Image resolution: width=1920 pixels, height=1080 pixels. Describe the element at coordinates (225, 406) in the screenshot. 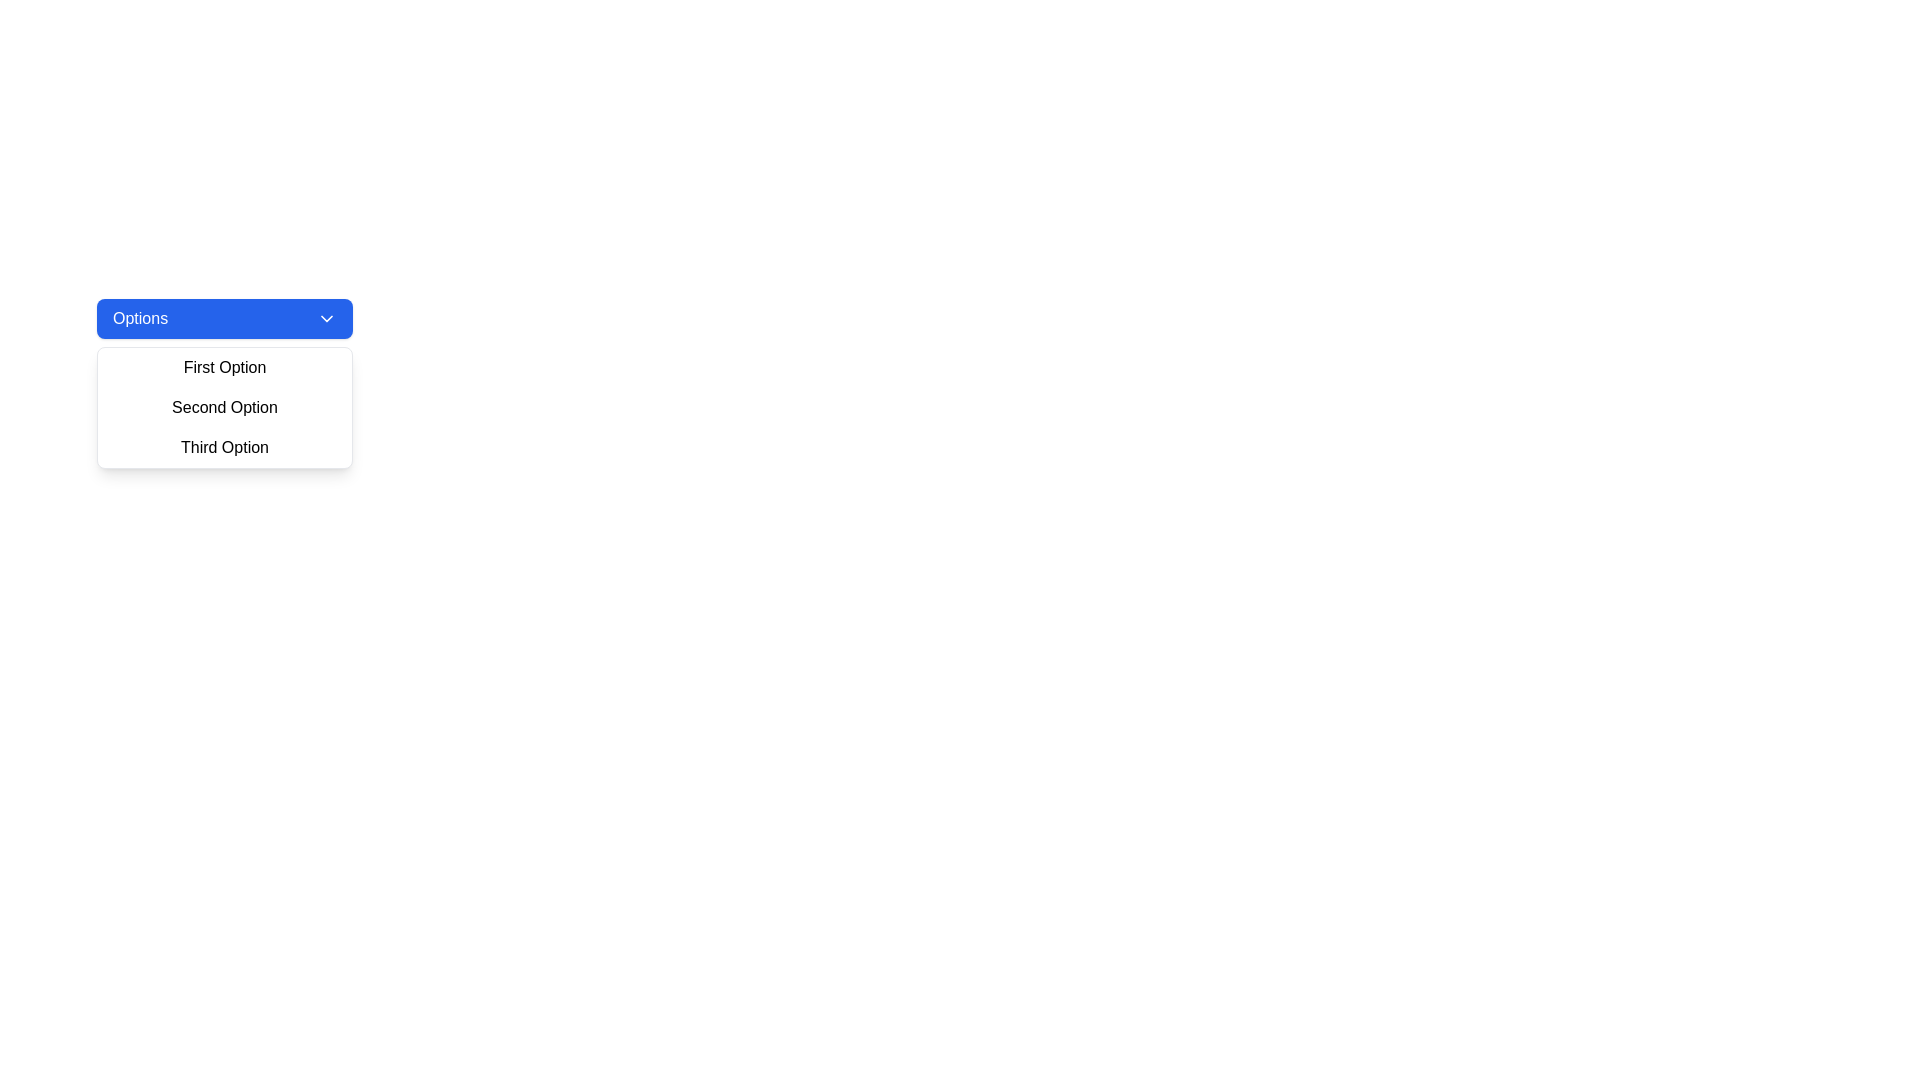

I see `the 'Second Option' text link within the dropdown menu` at that location.